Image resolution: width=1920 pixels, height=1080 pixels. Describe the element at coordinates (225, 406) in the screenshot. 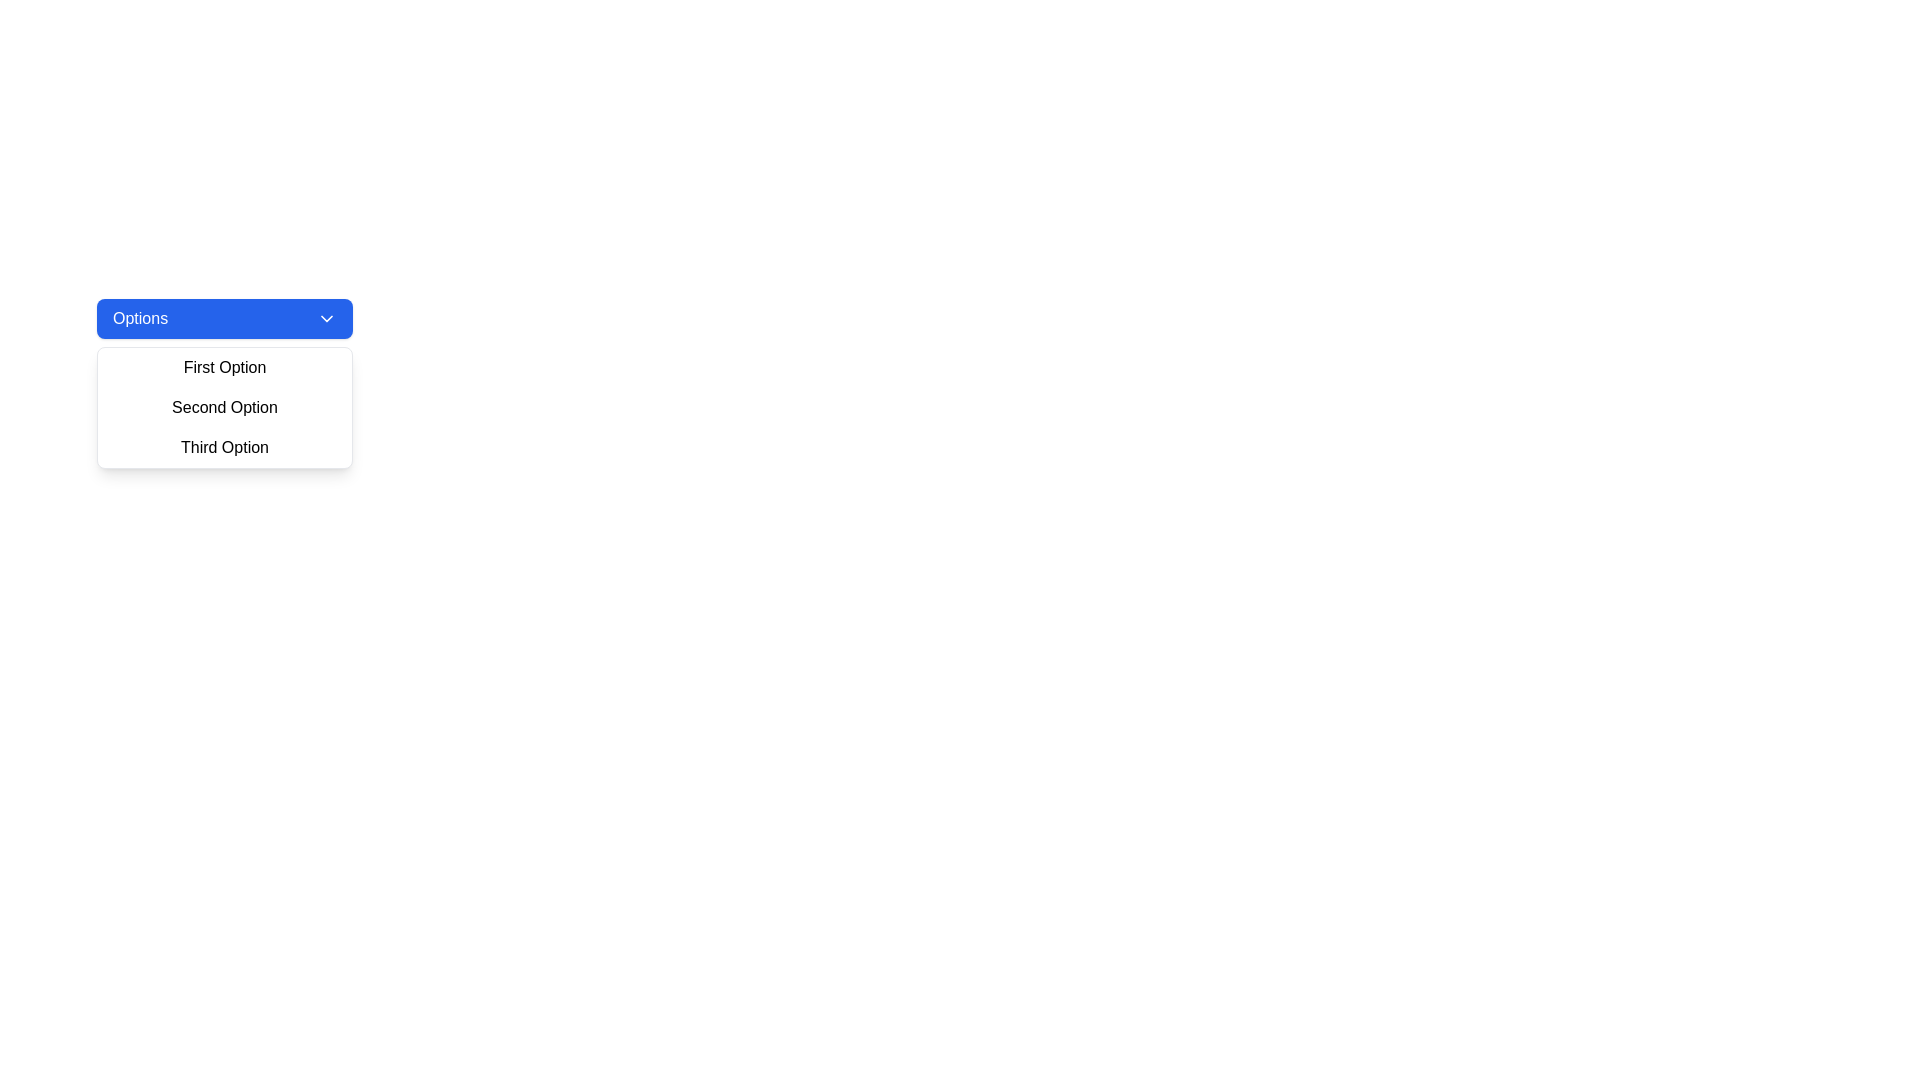

I see `the 'Second Option' text link within the dropdown menu` at that location.